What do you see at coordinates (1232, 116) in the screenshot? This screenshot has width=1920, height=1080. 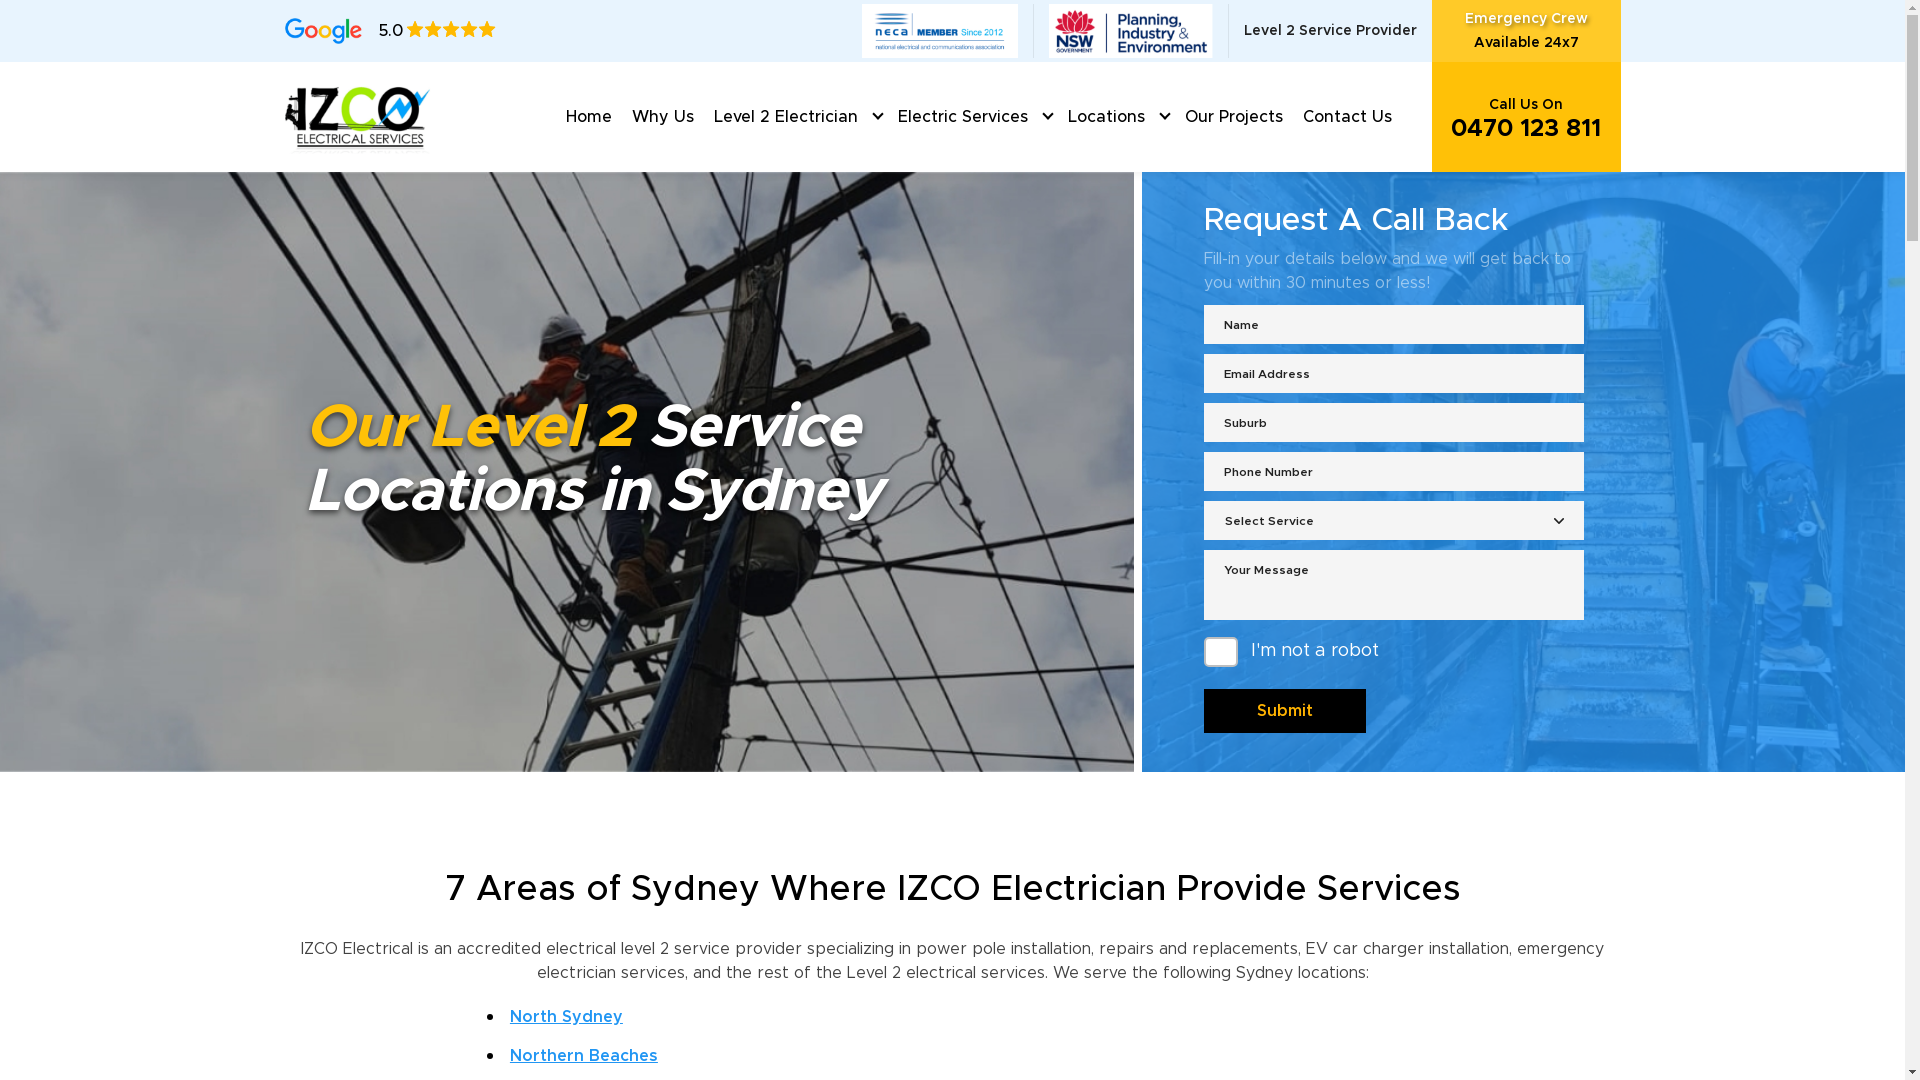 I see `'Our Projects'` at bounding box center [1232, 116].